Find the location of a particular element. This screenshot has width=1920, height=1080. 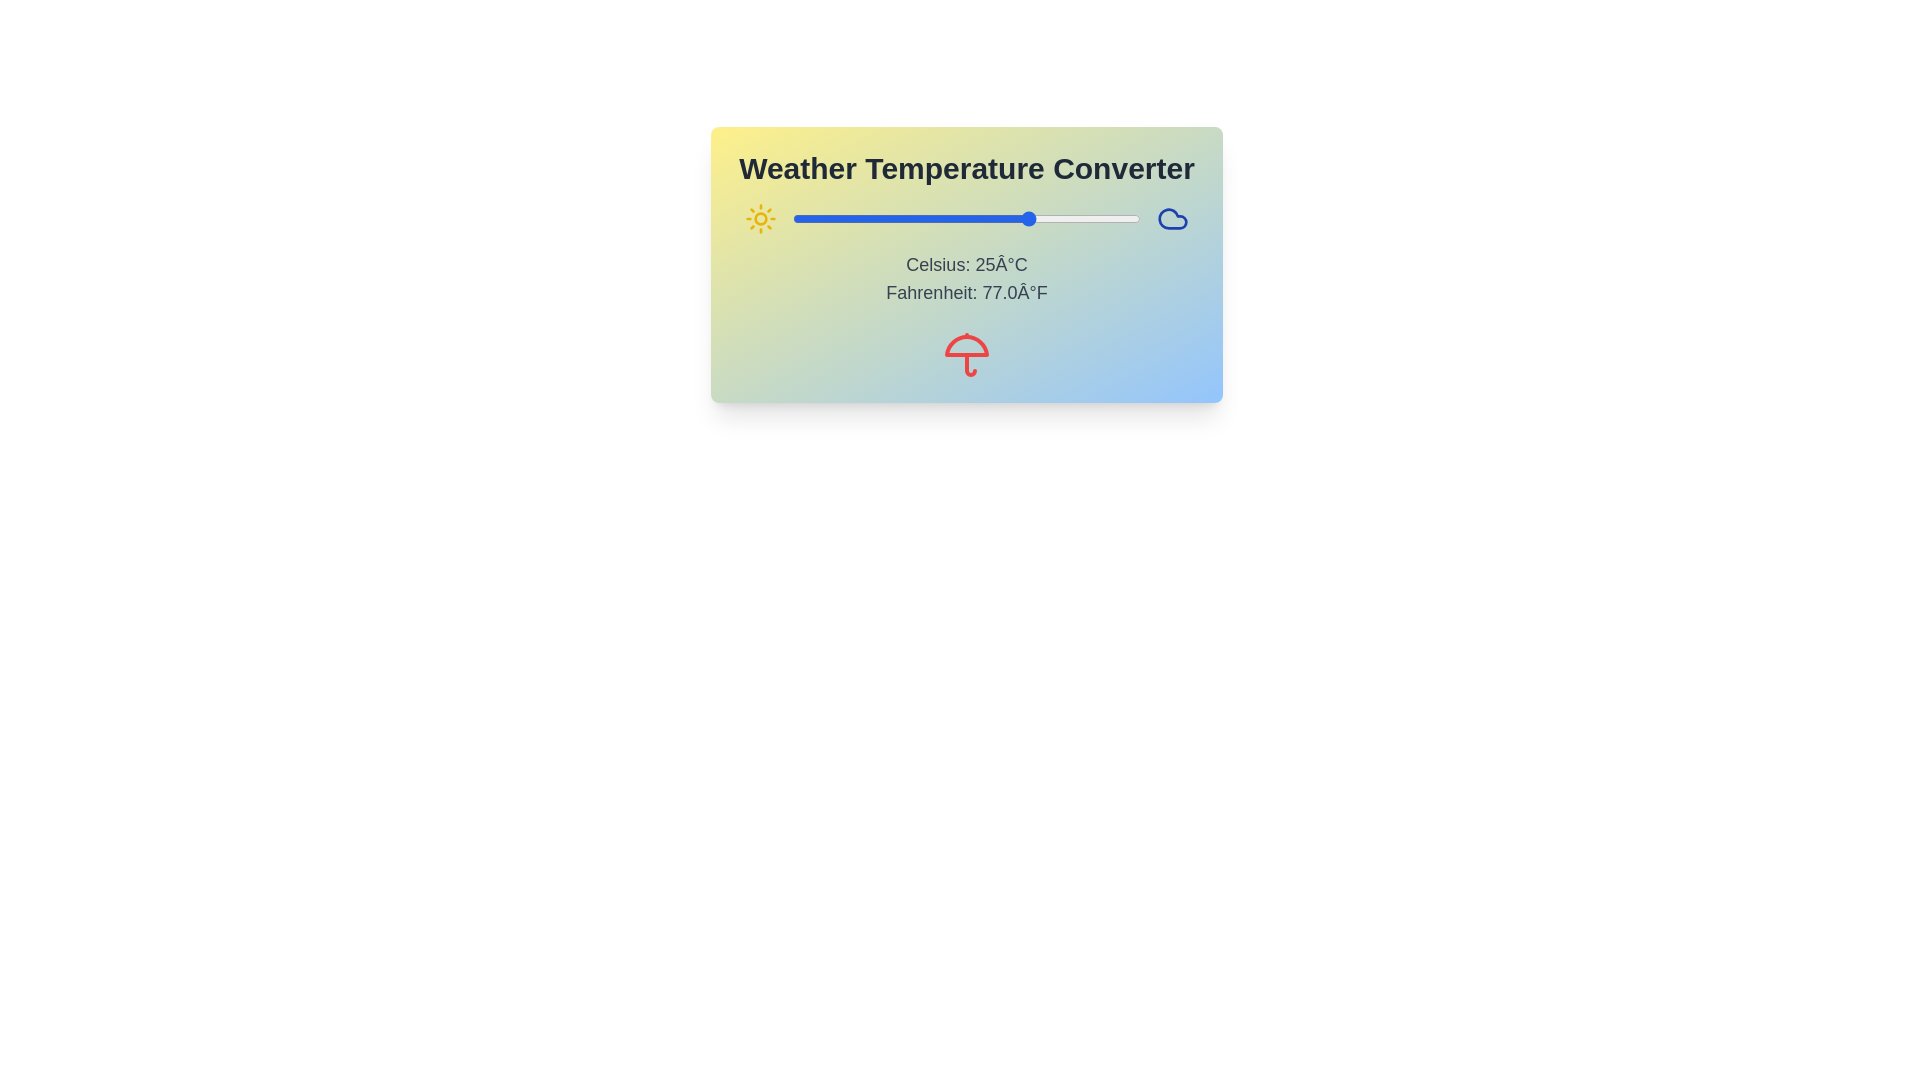

the temperature slider to set the Celsius value to 31 is located at coordinates (1057, 219).